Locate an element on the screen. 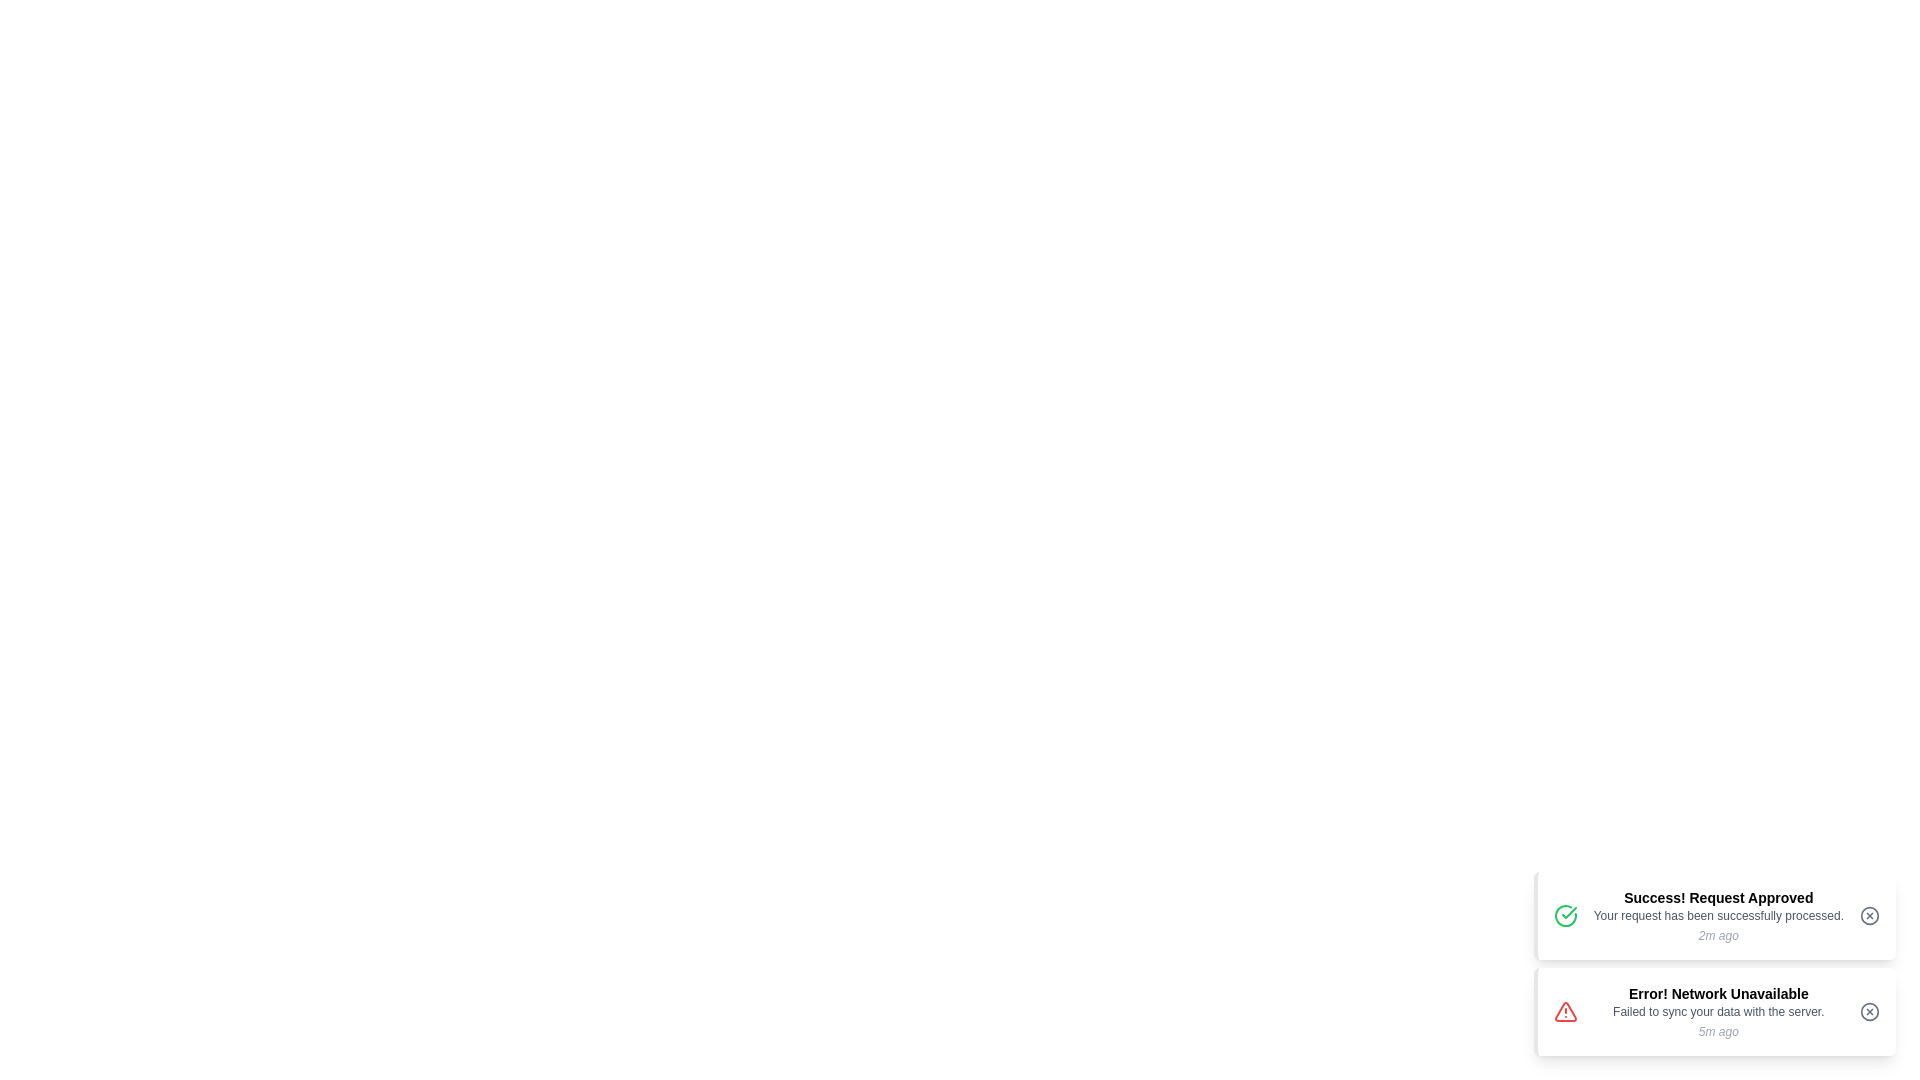 This screenshot has width=1920, height=1080. close button on the snackbar is located at coordinates (1869, 915).